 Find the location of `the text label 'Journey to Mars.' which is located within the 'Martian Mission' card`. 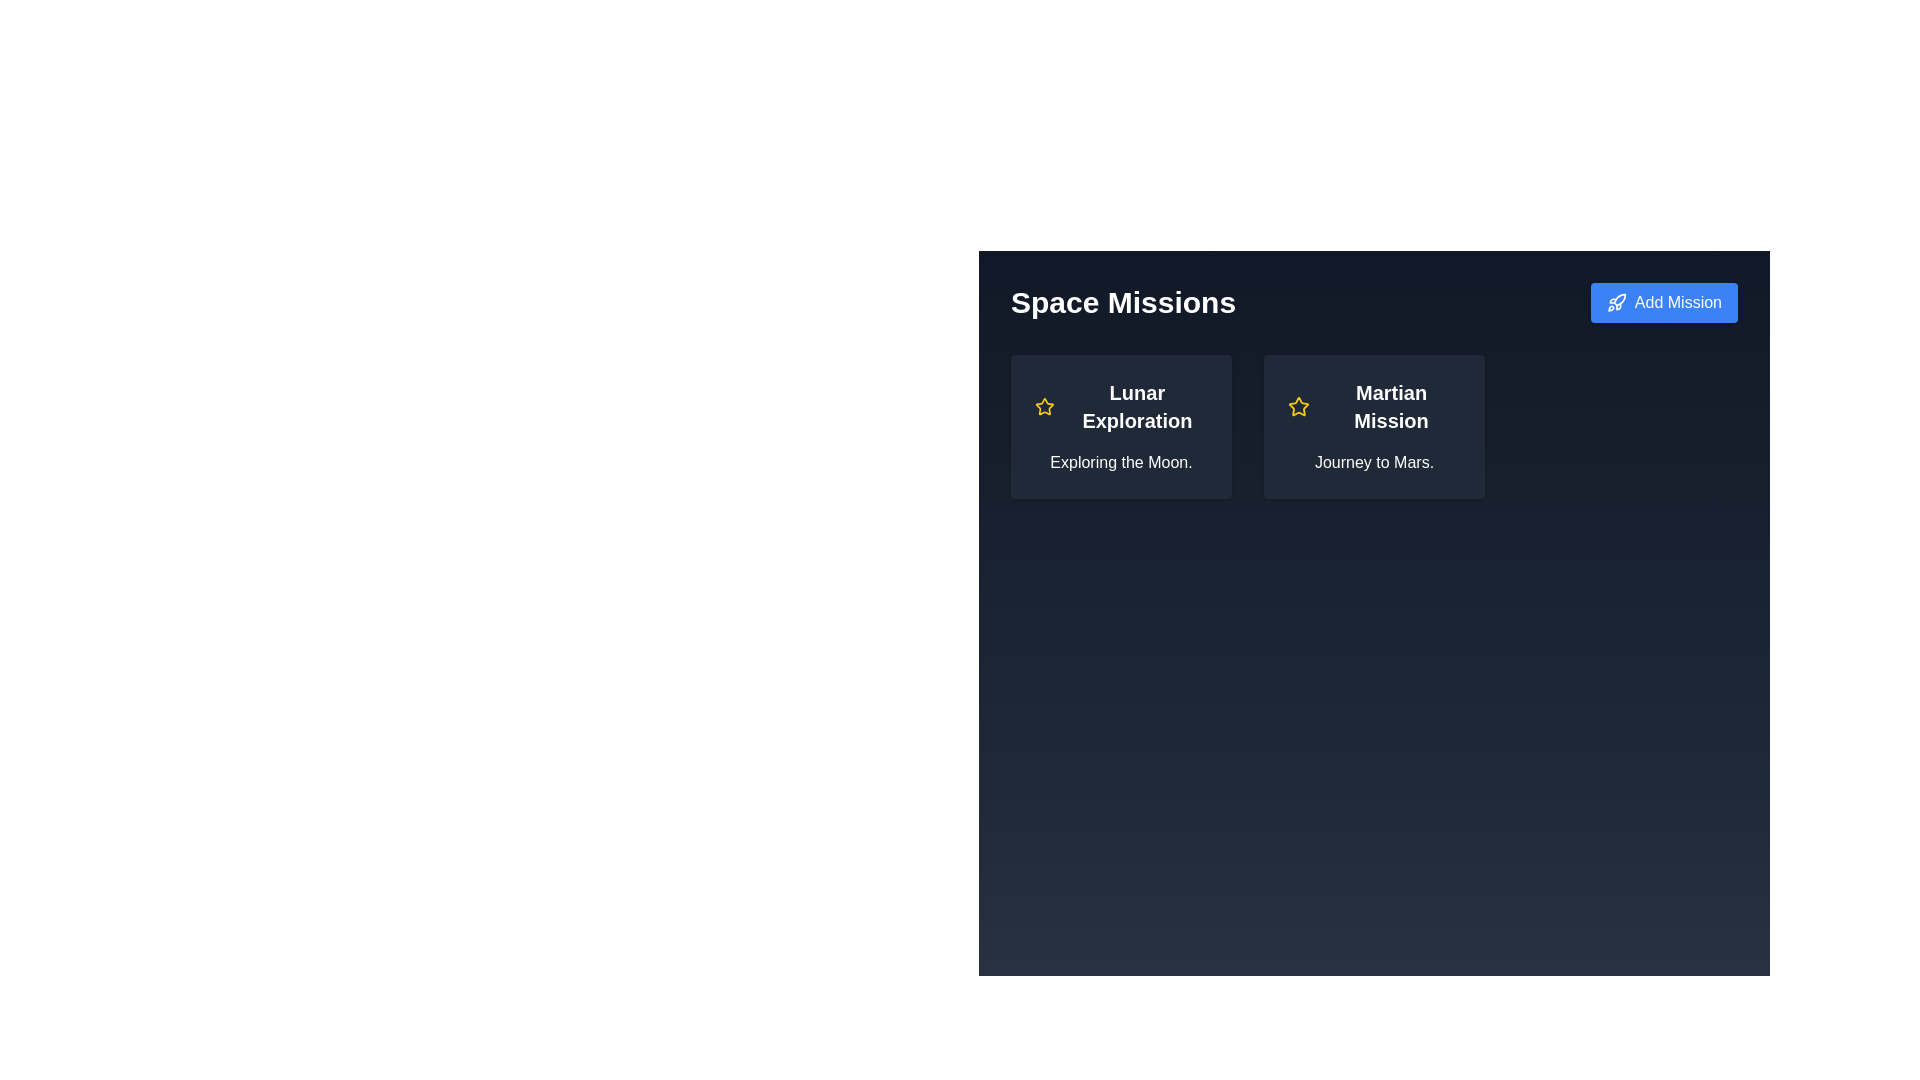

the text label 'Journey to Mars.' which is located within the 'Martian Mission' card is located at coordinates (1373, 462).